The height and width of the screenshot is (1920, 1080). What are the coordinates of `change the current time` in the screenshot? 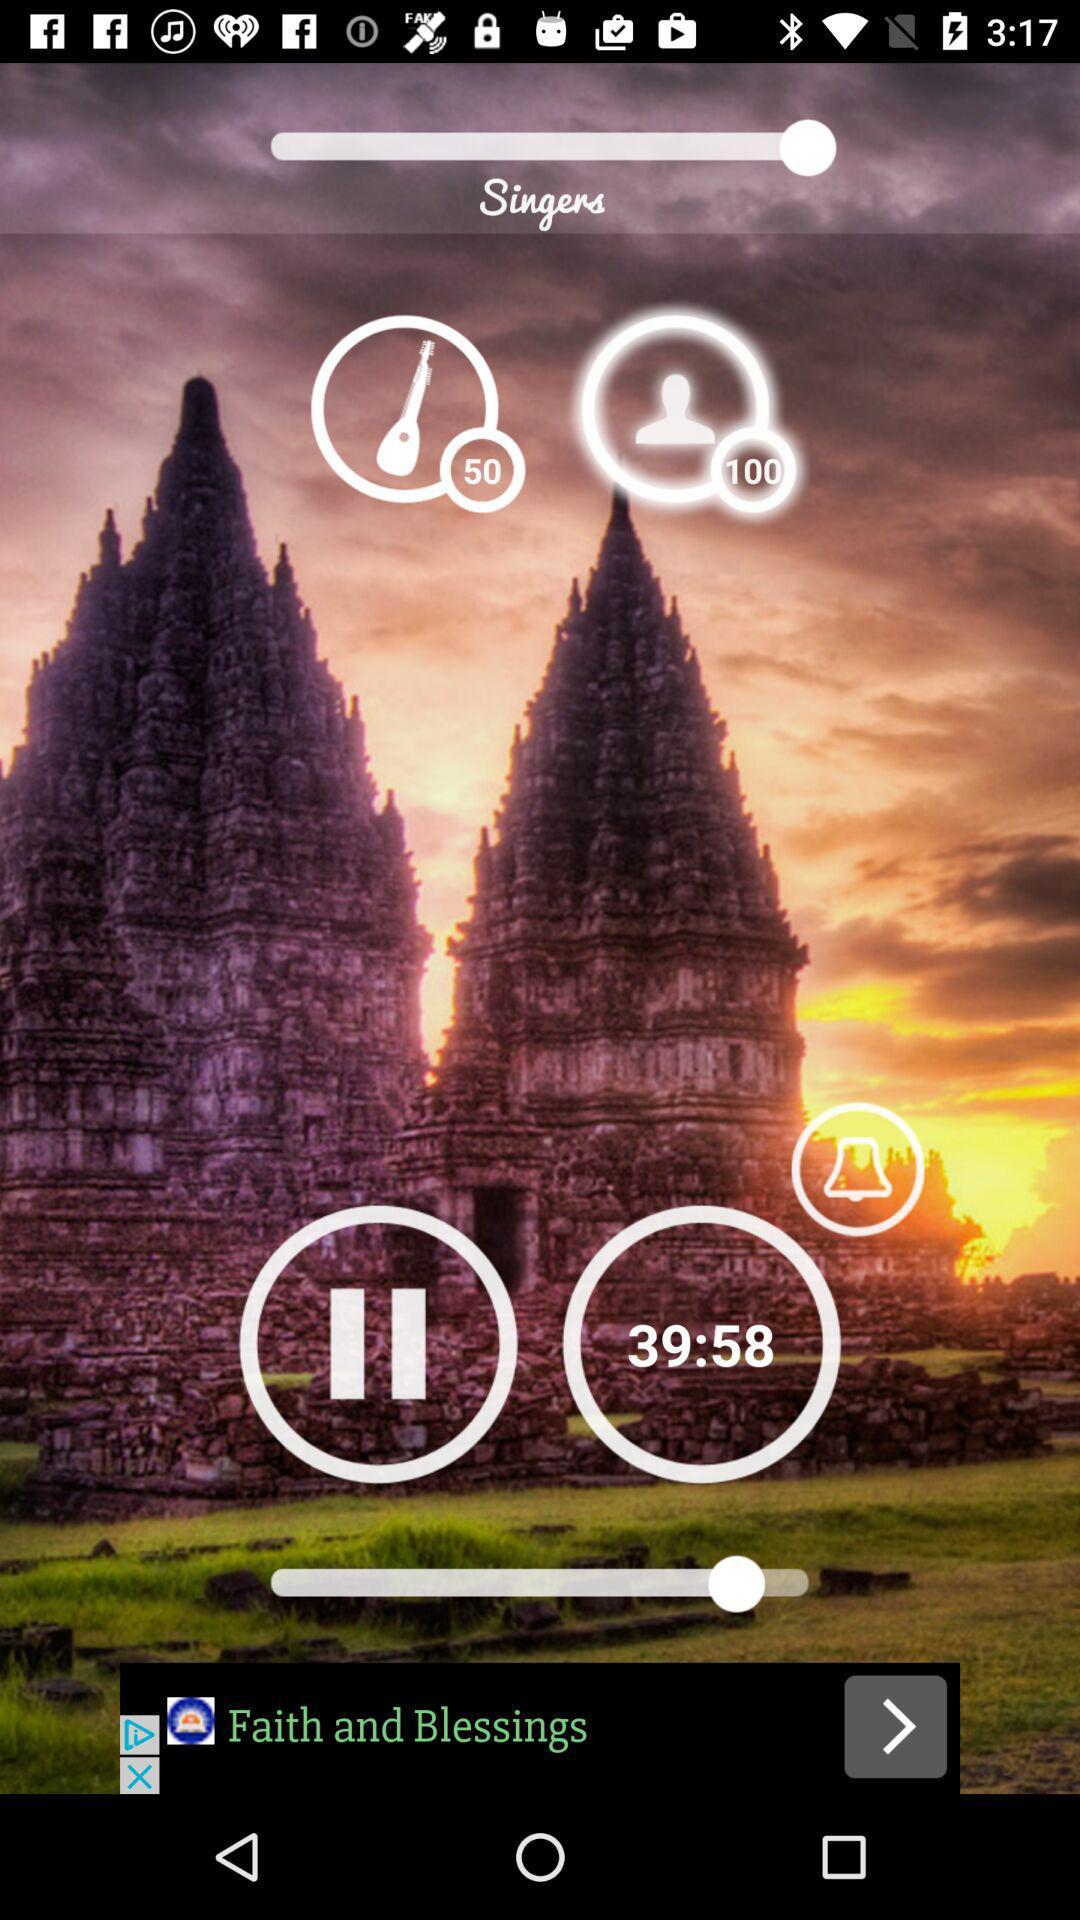 It's located at (700, 1343).